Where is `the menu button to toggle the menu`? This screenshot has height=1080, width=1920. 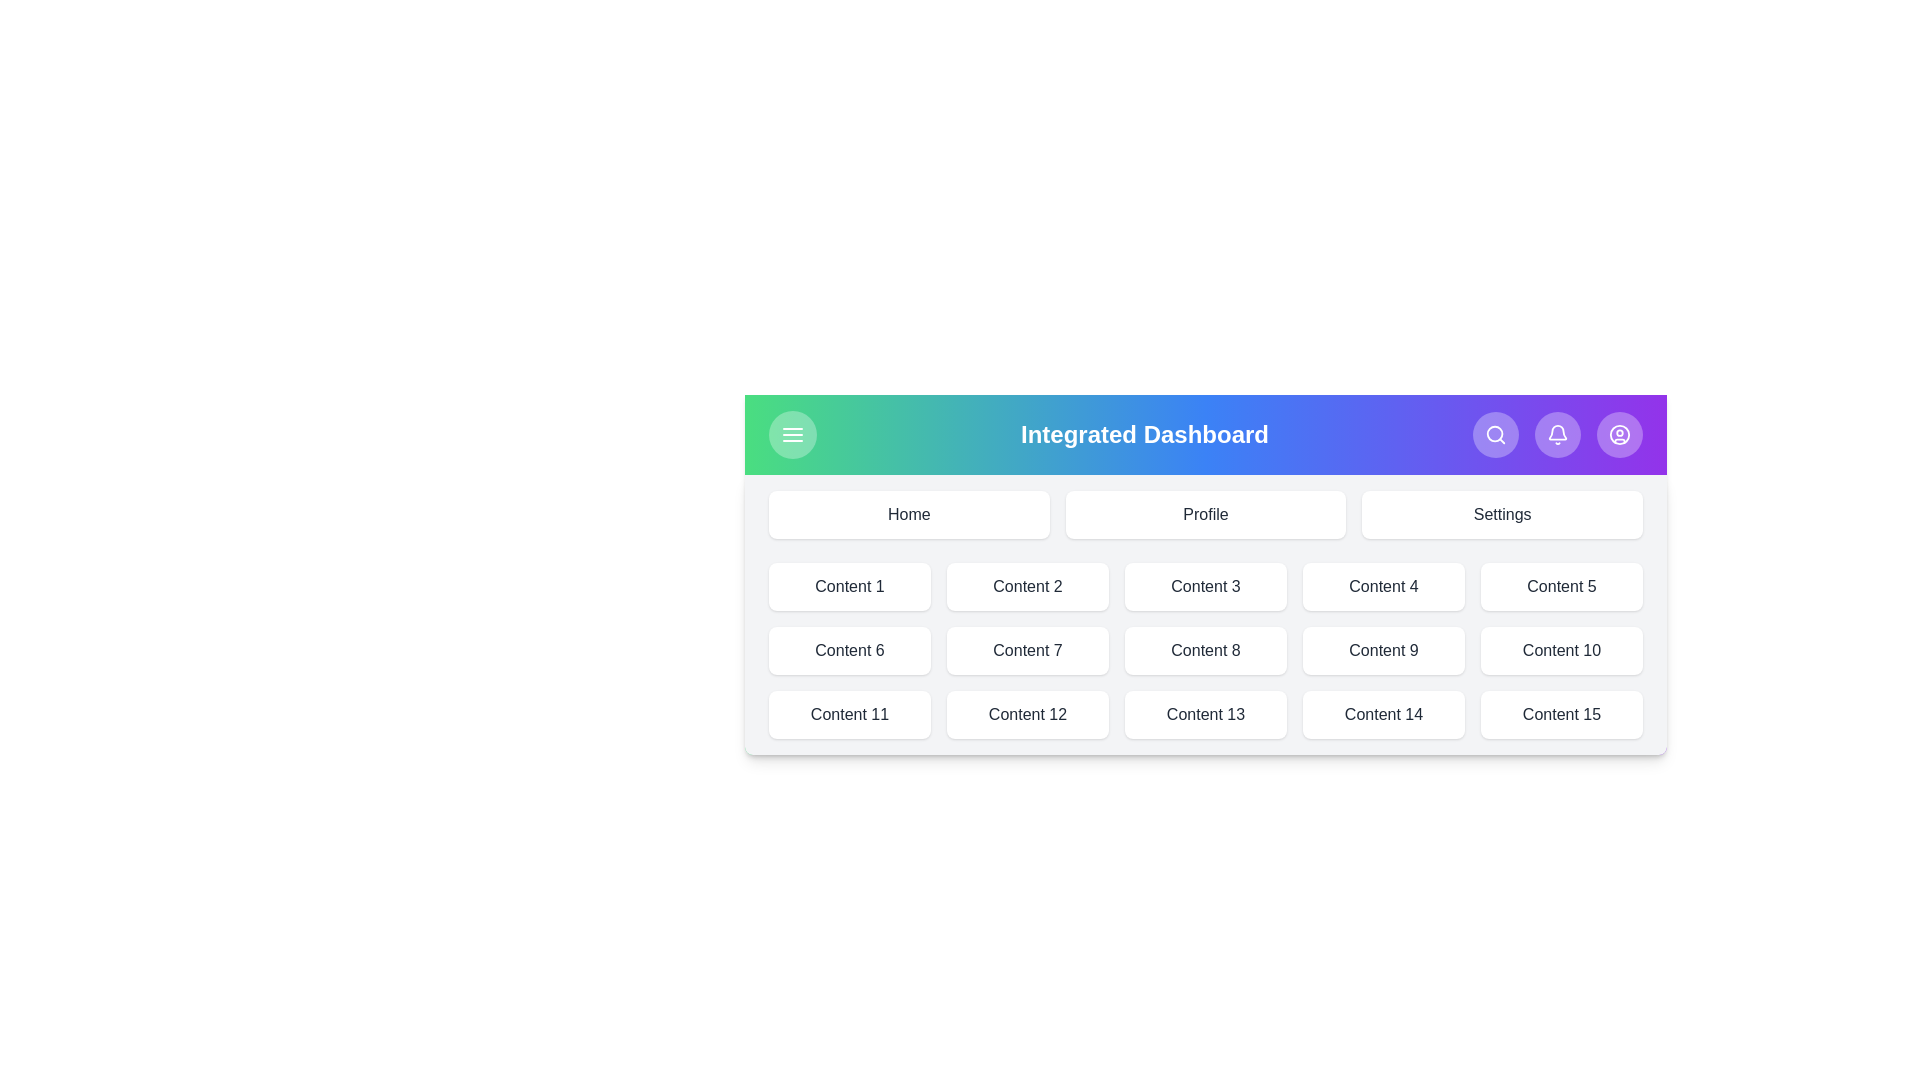
the menu button to toggle the menu is located at coordinates (791, 434).